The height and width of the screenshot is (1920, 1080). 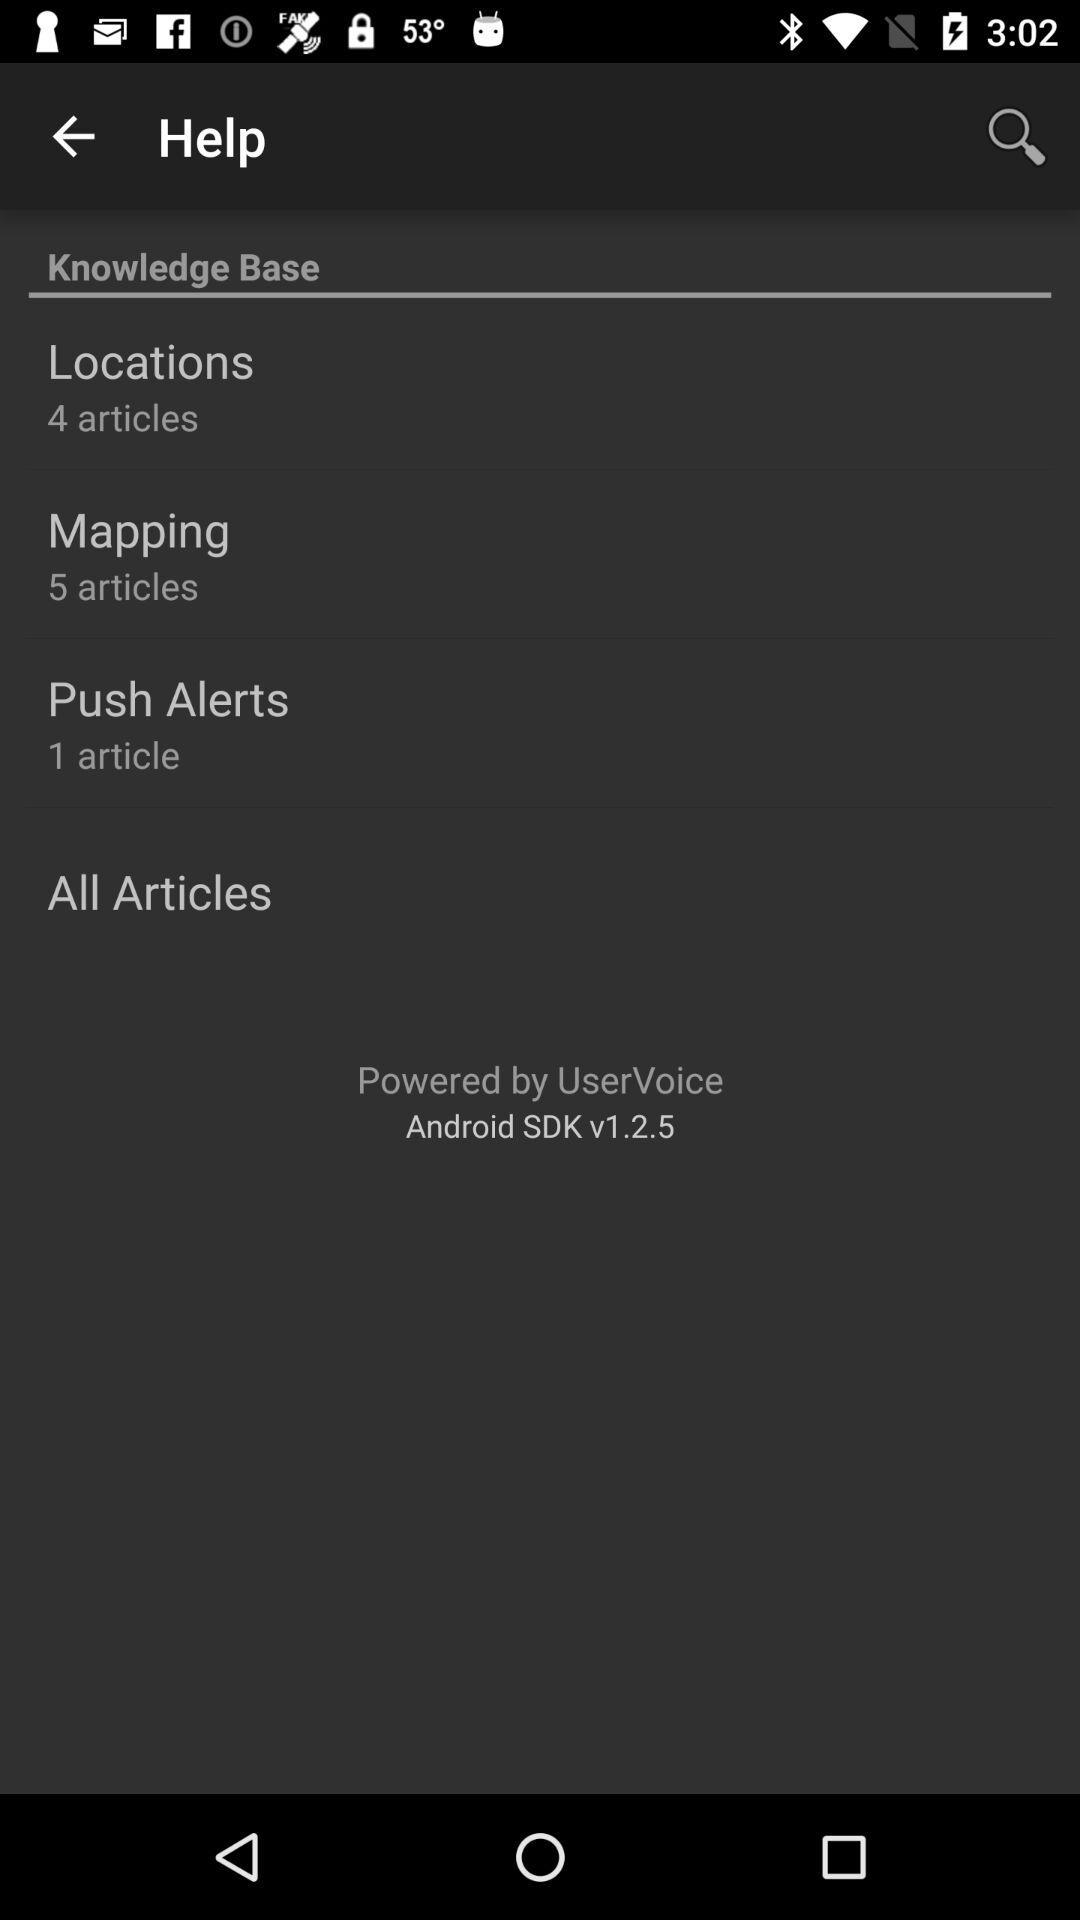 What do you see at coordinates (540, 254) in the screenshot?
I see `knowledge base item` at bounding box center [540, 254].